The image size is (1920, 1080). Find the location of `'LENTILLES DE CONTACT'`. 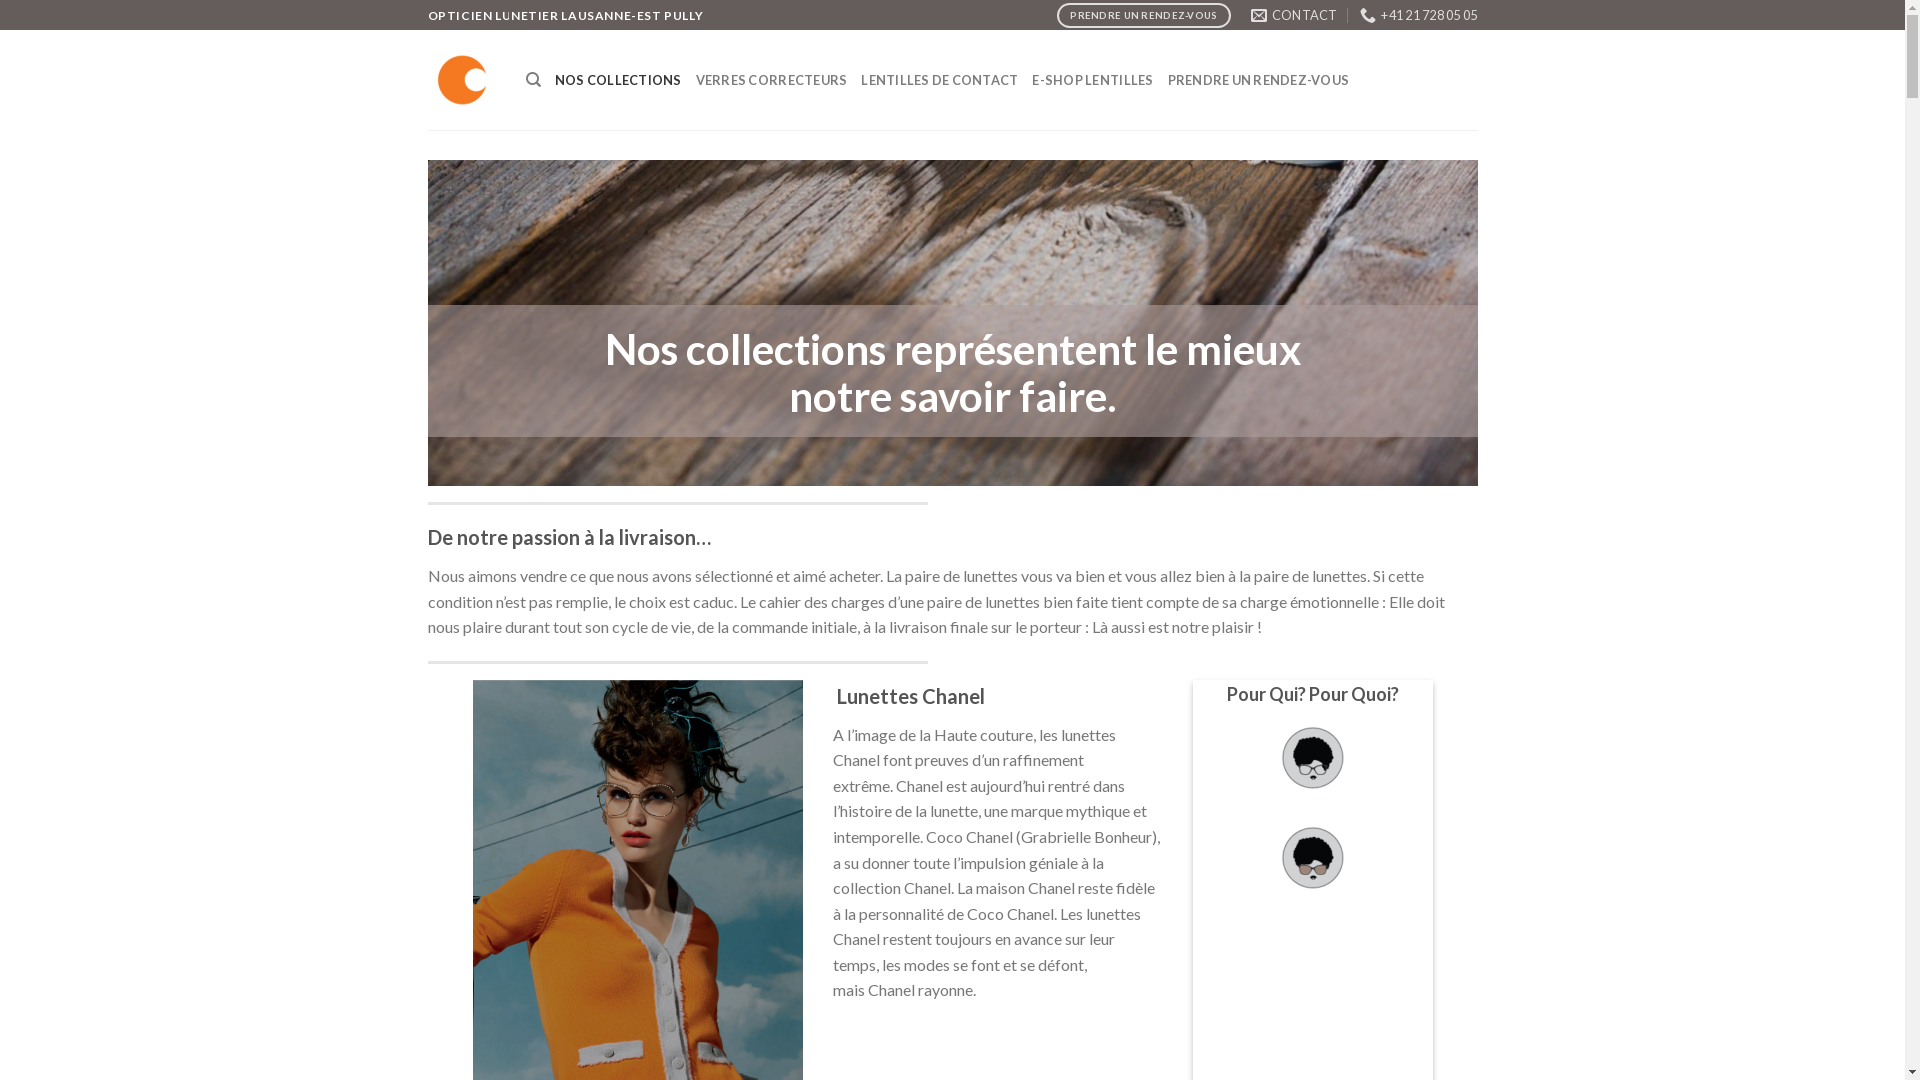

'LENTILLES DE CONTACT' is located at coordinates (860, 79).